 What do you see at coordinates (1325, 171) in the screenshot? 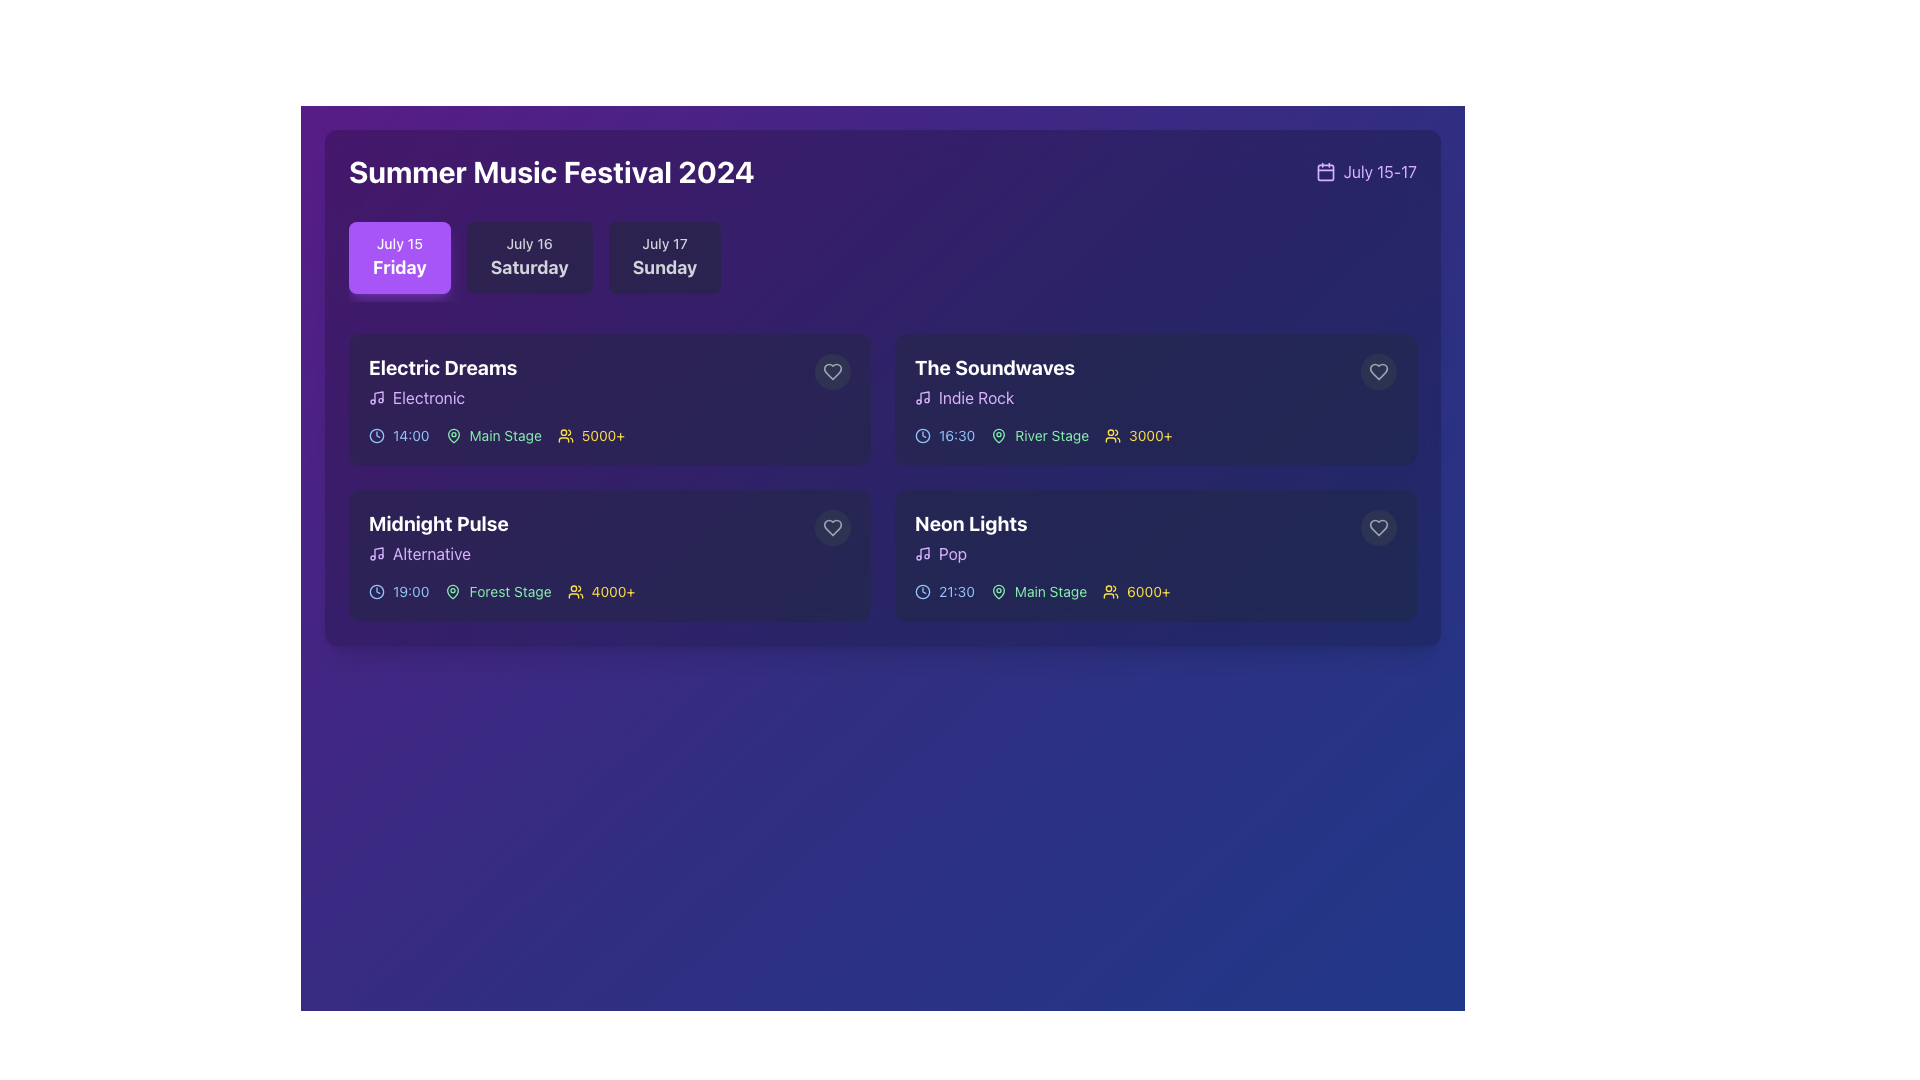
I see `the calendar icon located at the top-right corner of the section displaying dates, positioned to the left of the text 'July 15-17'` at bounding box center [1325, 171].